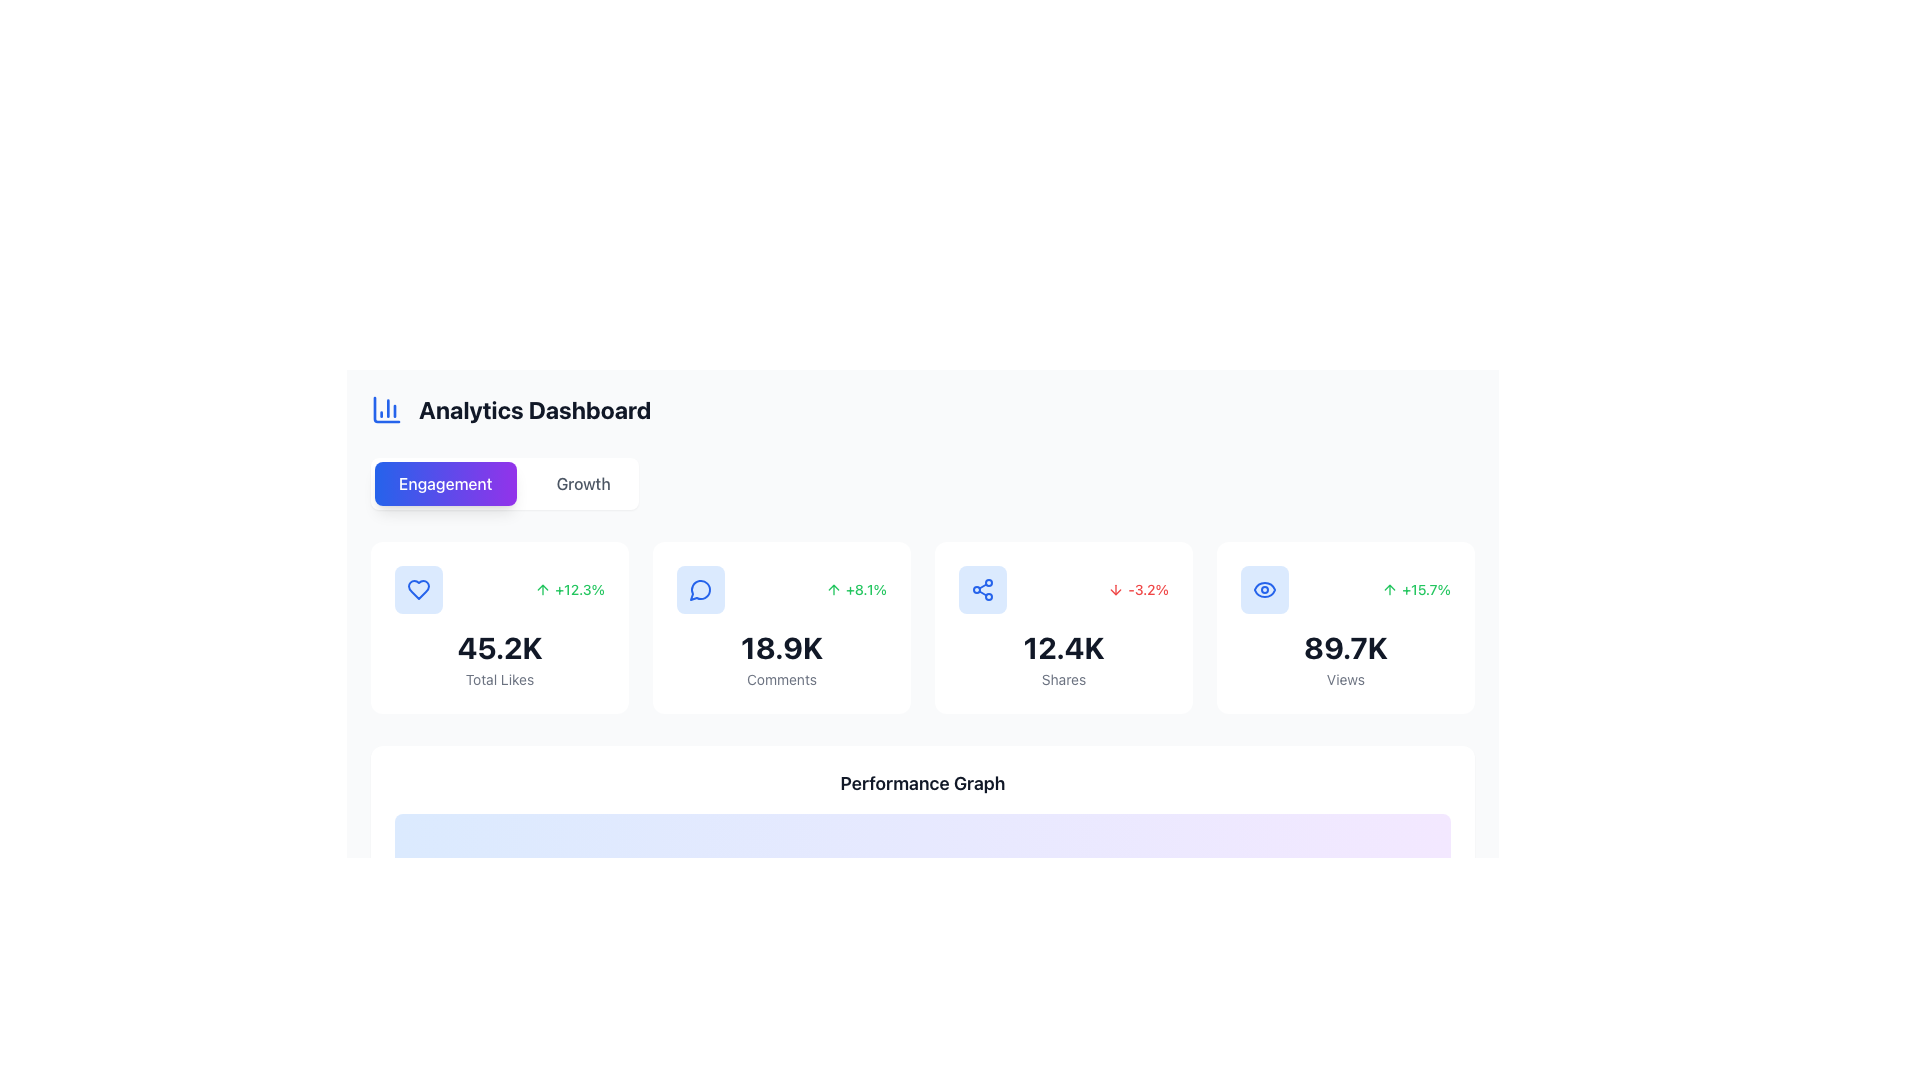 This screenshot has height=1080, width=1920. What do you see at coordinates (983, 589) in the screenshot?
I see `the share icon in the light blue rounded rectangle, located in the third card from the left under the 'Engagement' tab, near the '12.4K Shares' text` at bounding box center [983, 589].